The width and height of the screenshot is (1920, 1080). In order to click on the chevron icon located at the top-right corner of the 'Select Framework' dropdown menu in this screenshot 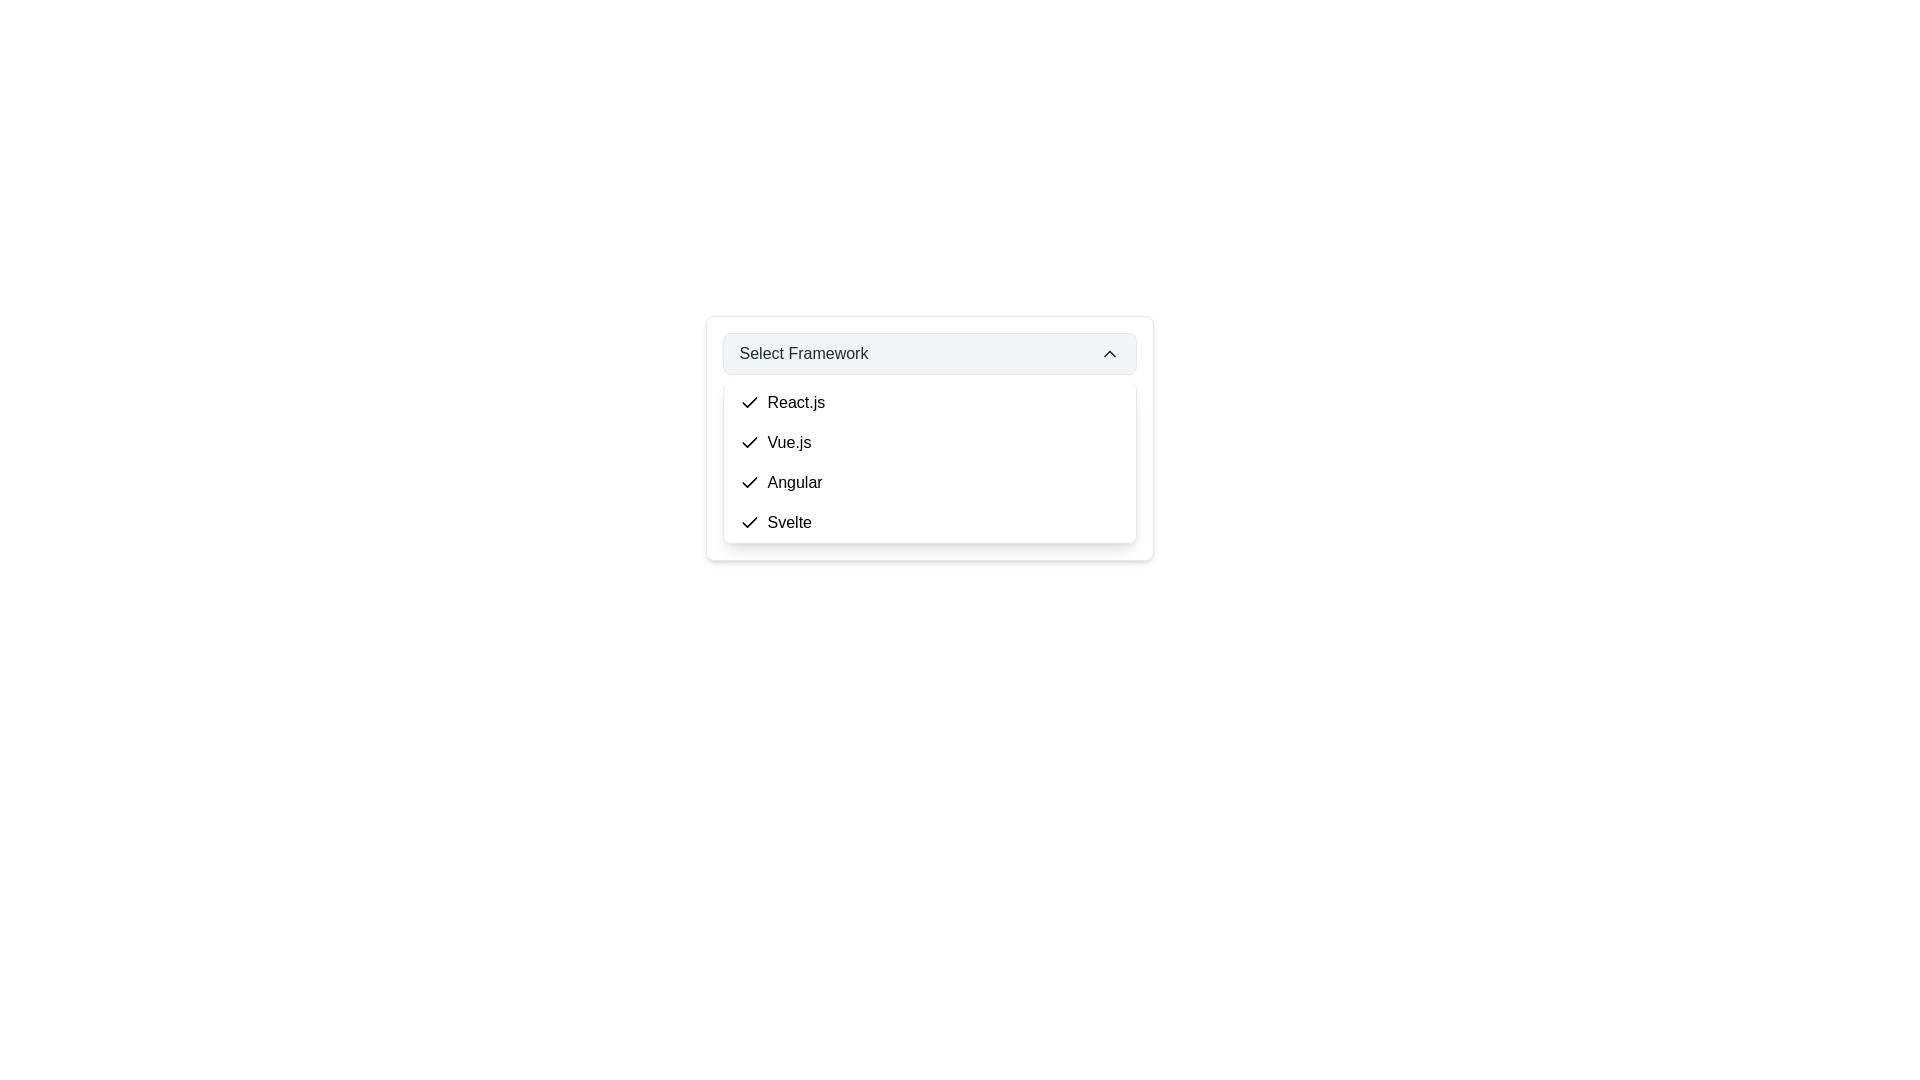, I will do `click(1108, 353)`.